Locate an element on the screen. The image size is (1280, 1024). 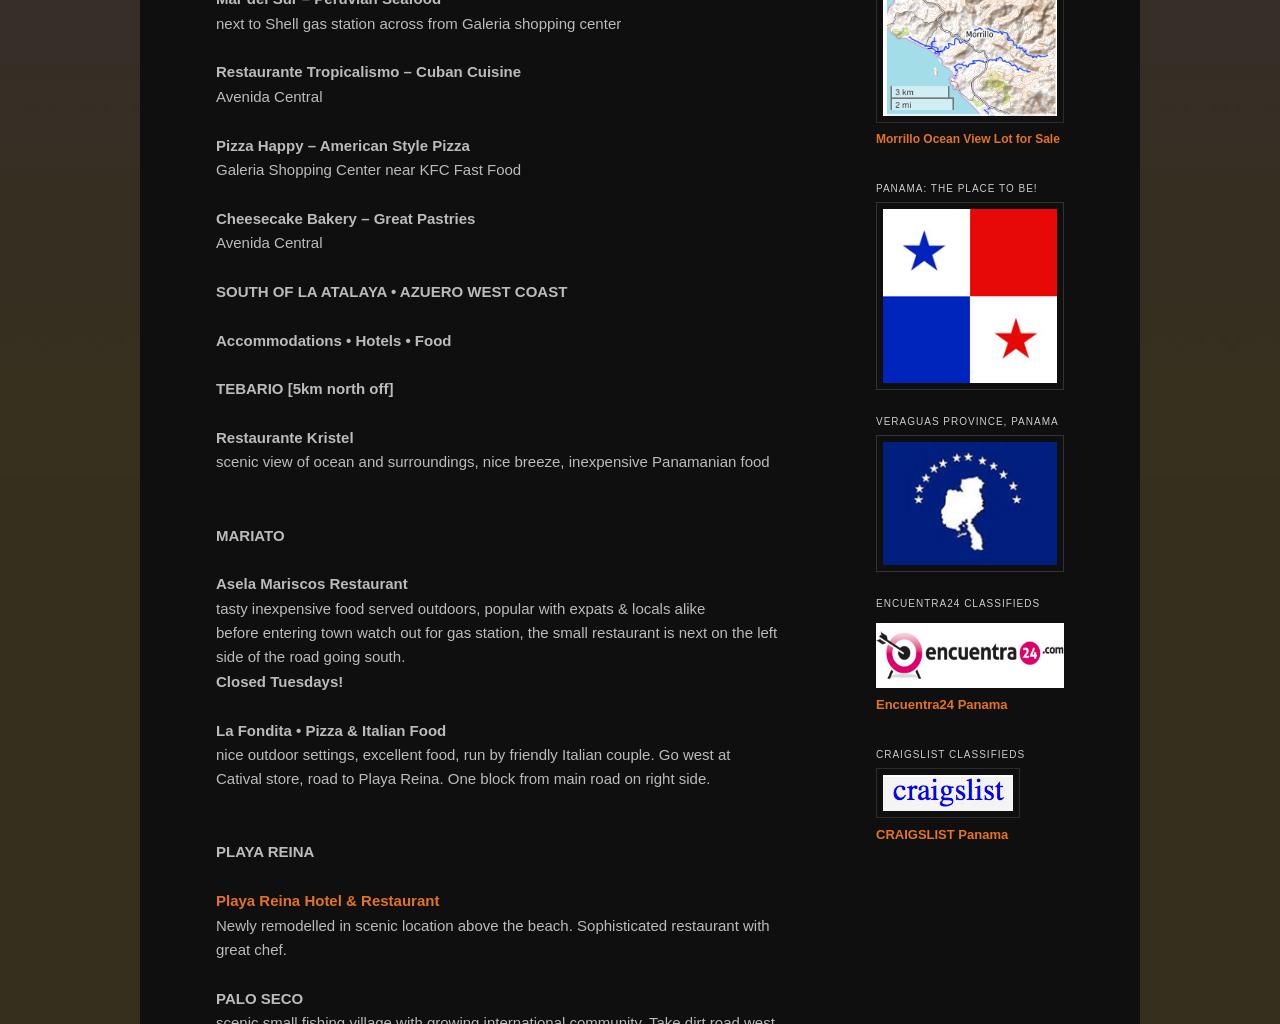
'tasty inexpensive food served outdoors, popular with expats & locals alike' is located at coordinates (459, 607).